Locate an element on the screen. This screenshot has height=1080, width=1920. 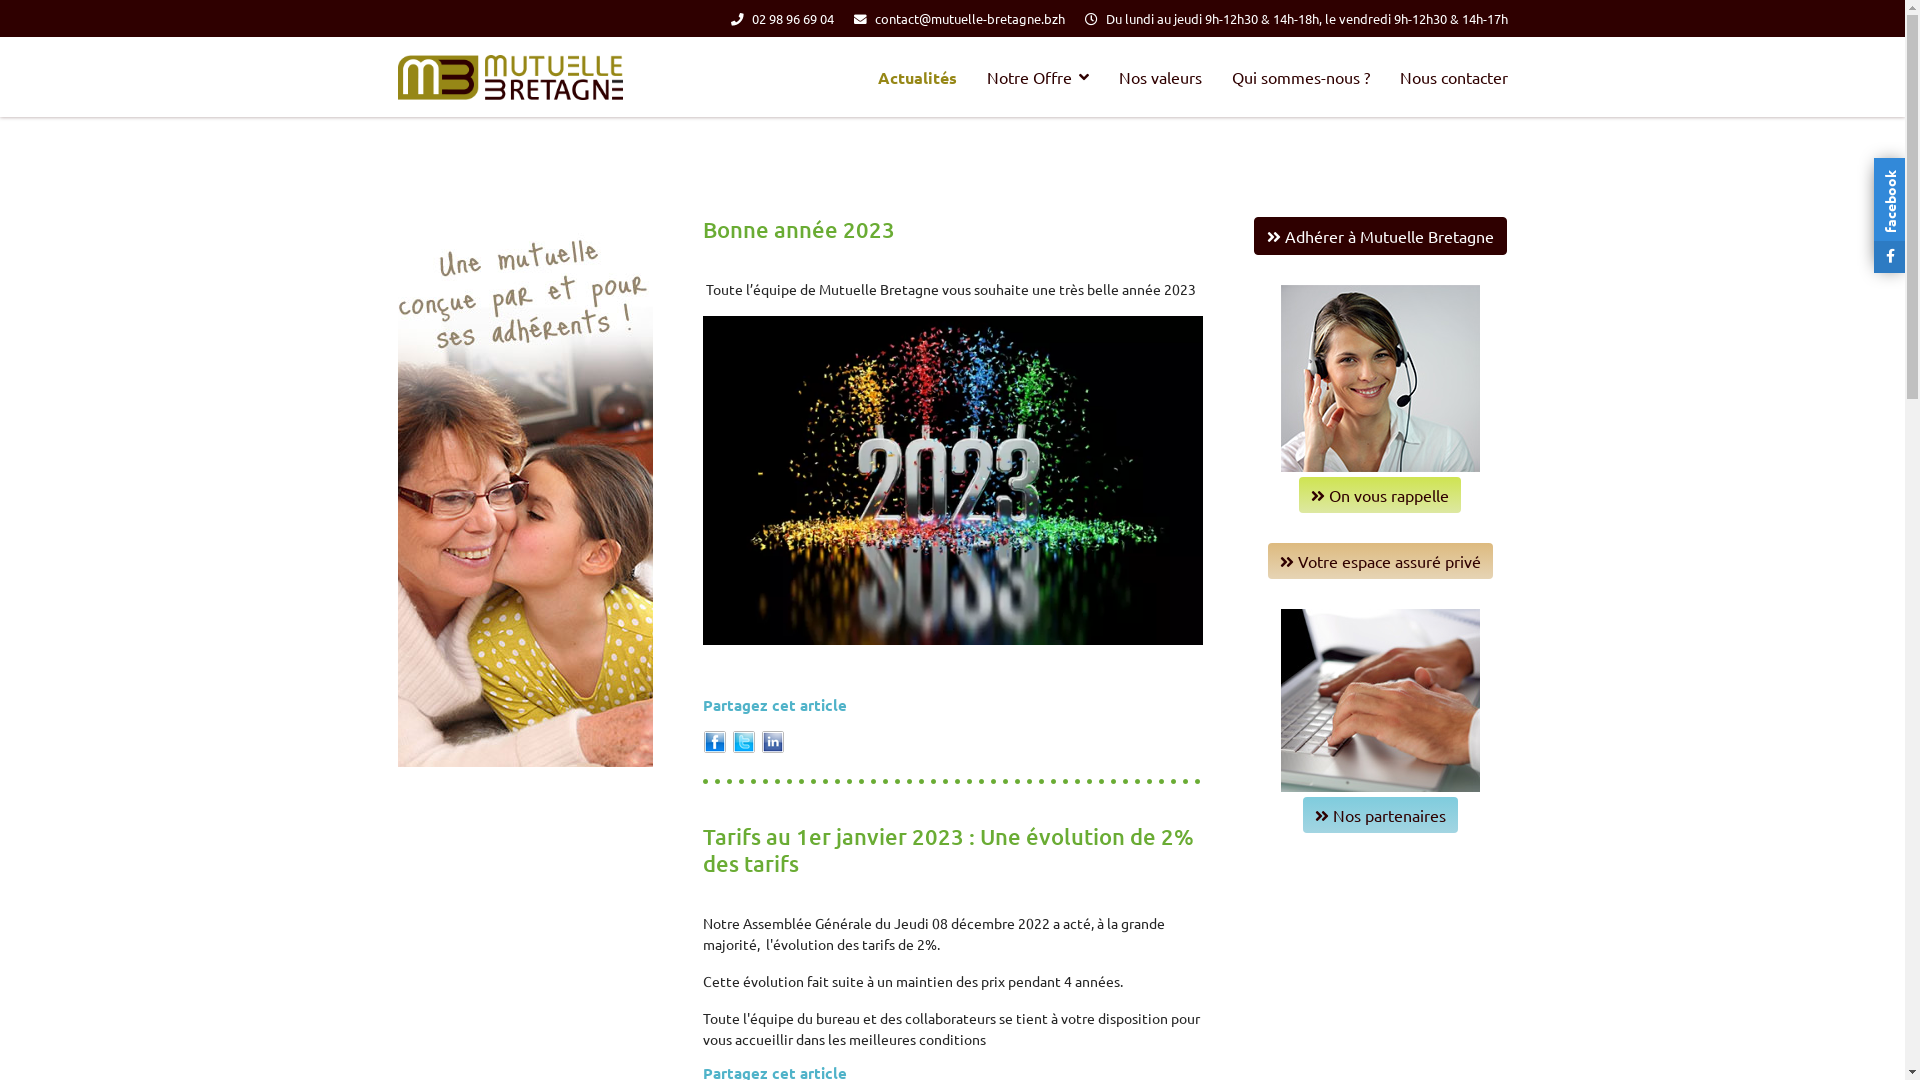
'Submit to LinkedIn' is located at coordinates (771, 740).